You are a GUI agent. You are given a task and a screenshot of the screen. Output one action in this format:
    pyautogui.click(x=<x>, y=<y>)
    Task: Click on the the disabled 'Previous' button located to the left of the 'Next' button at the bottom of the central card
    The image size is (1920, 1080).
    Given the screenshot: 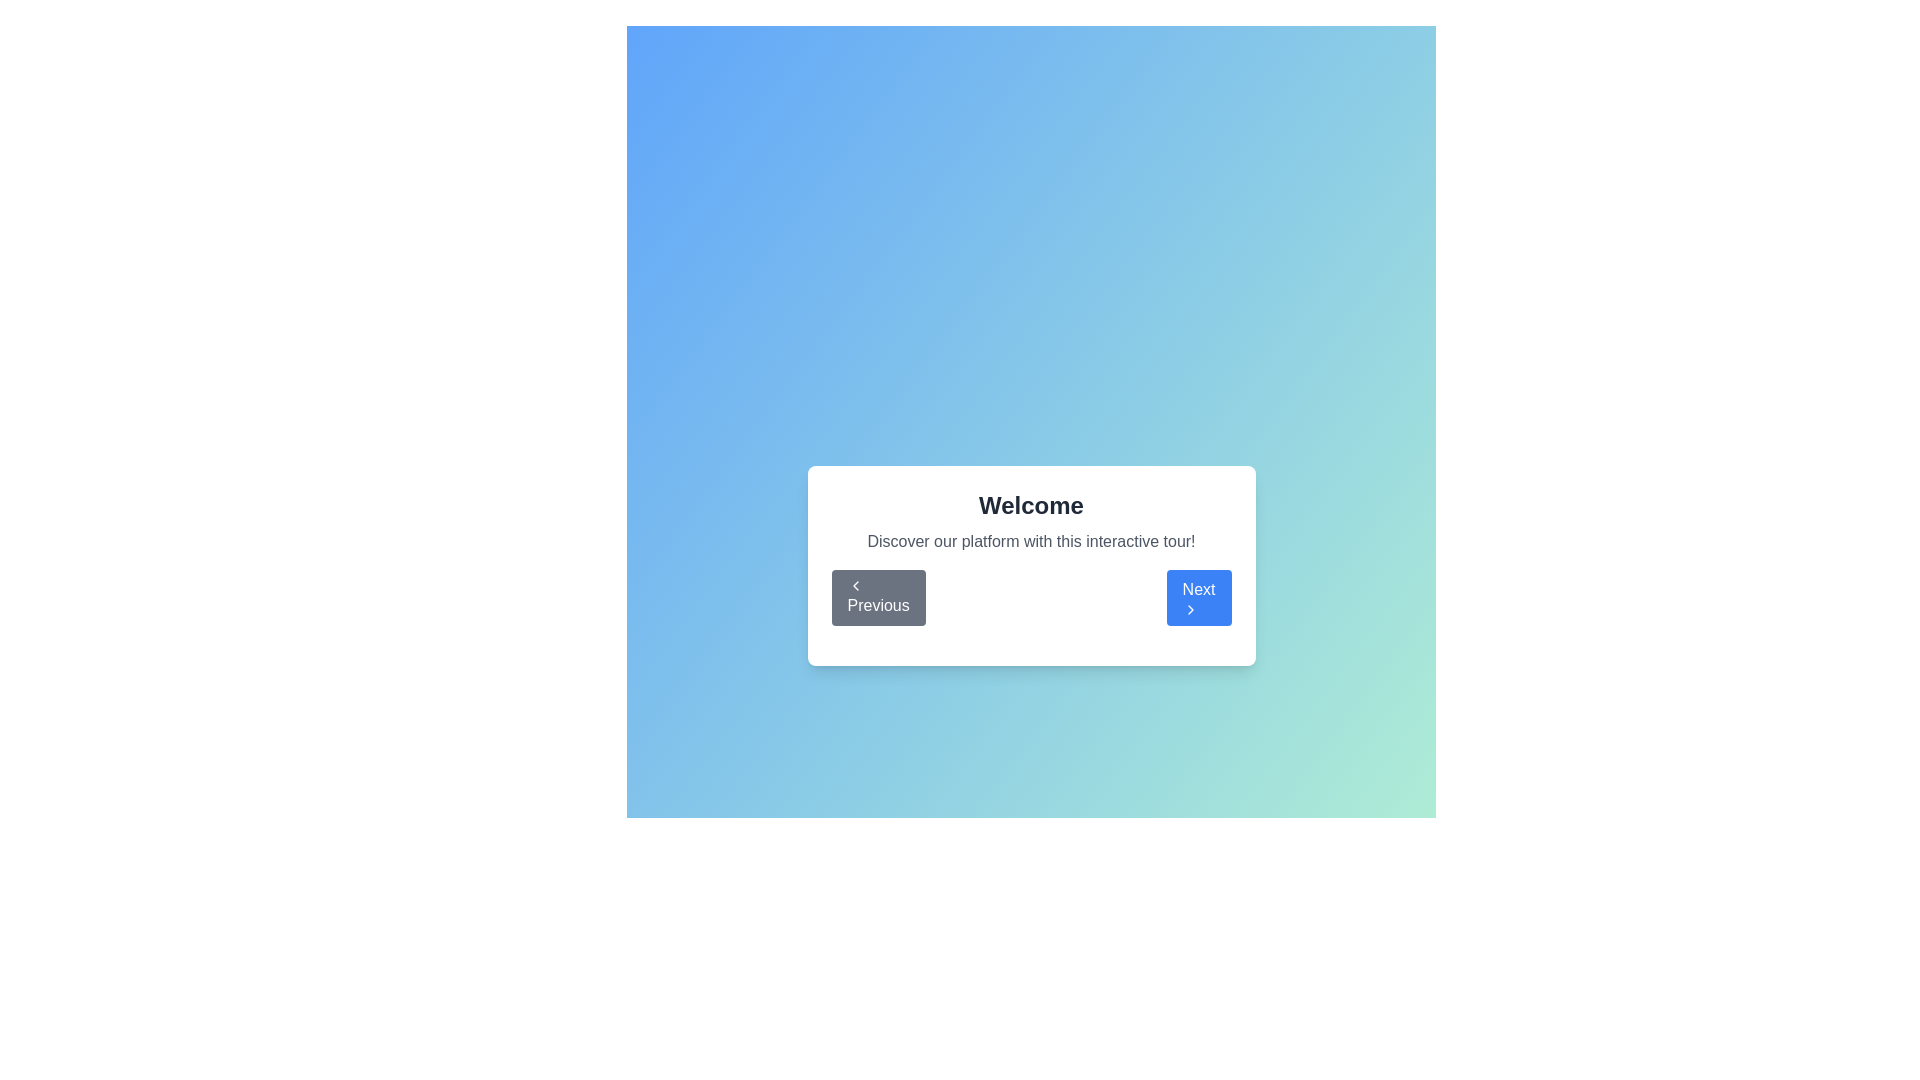 What is the action you would take?
    pyautogui.click(x=878, y=596)
    